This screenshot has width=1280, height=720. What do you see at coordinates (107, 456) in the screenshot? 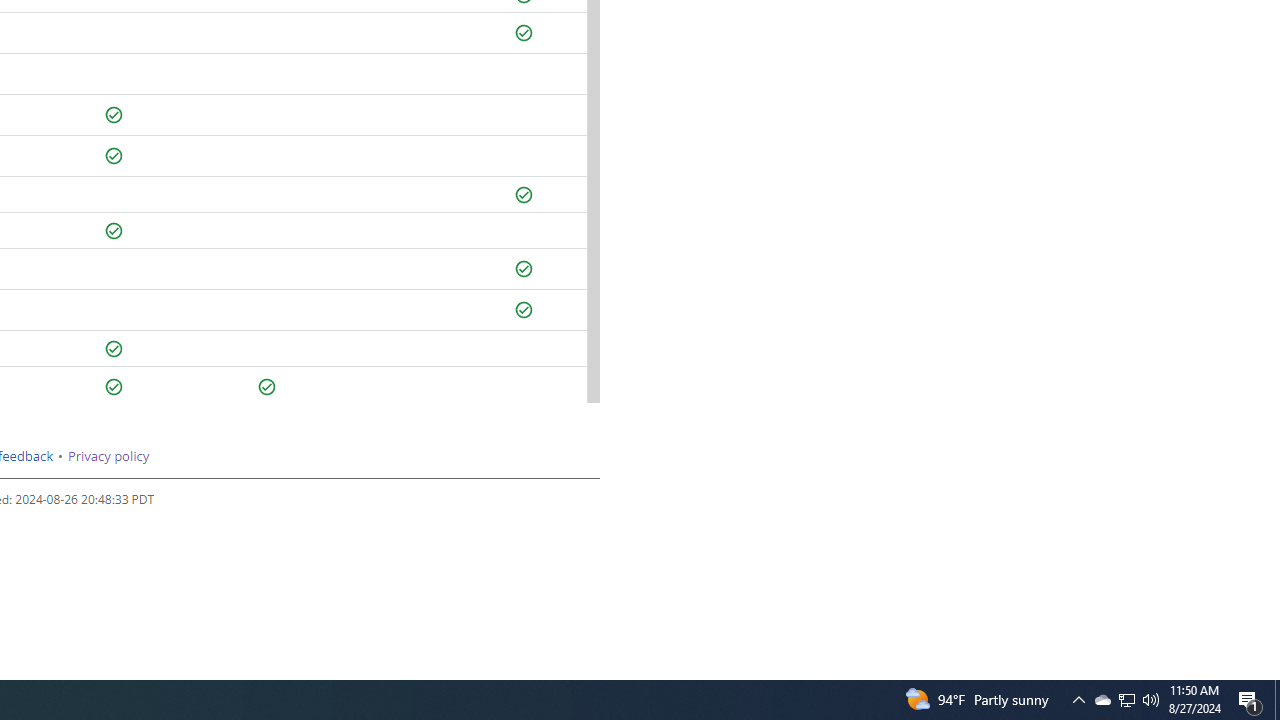
I see `'Privacy policy'` at bounding box center [107, 456].